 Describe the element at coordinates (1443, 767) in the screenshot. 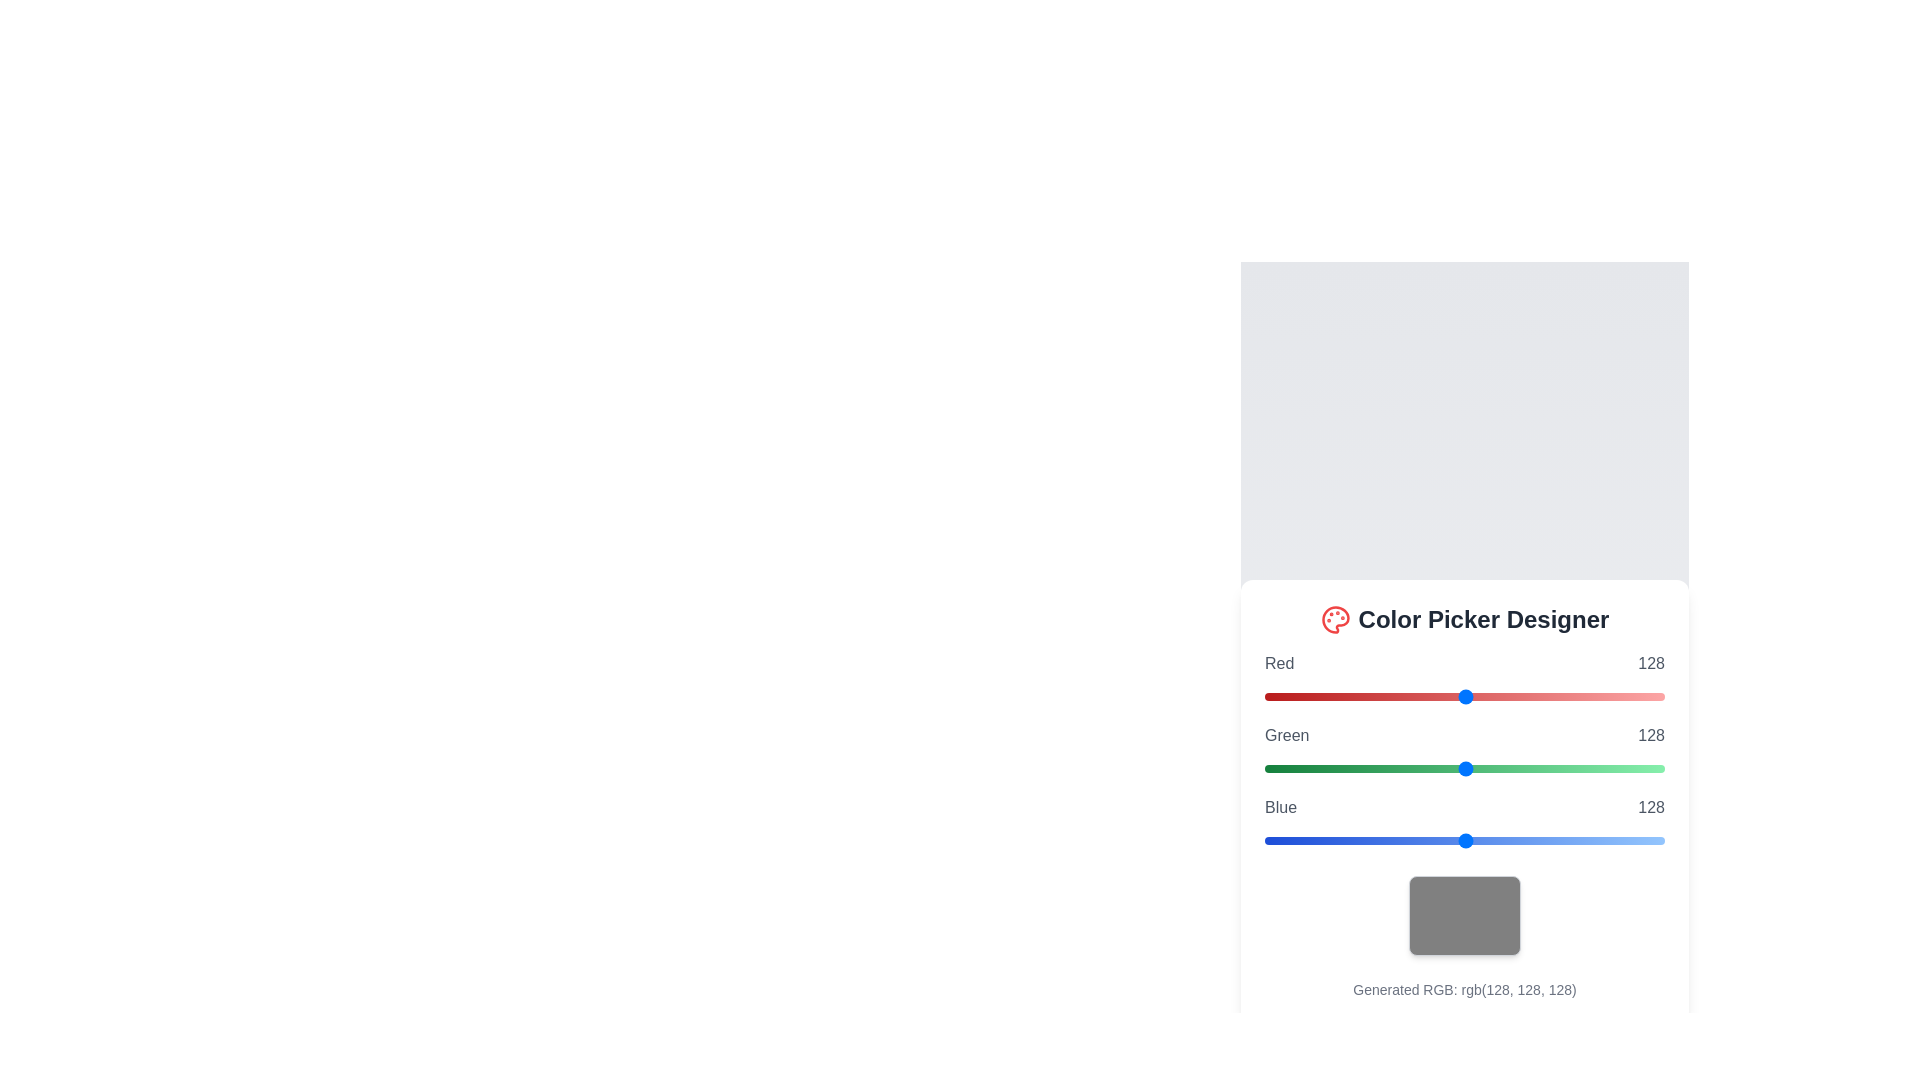

I see `the green slider to set its value to 114` at that location.